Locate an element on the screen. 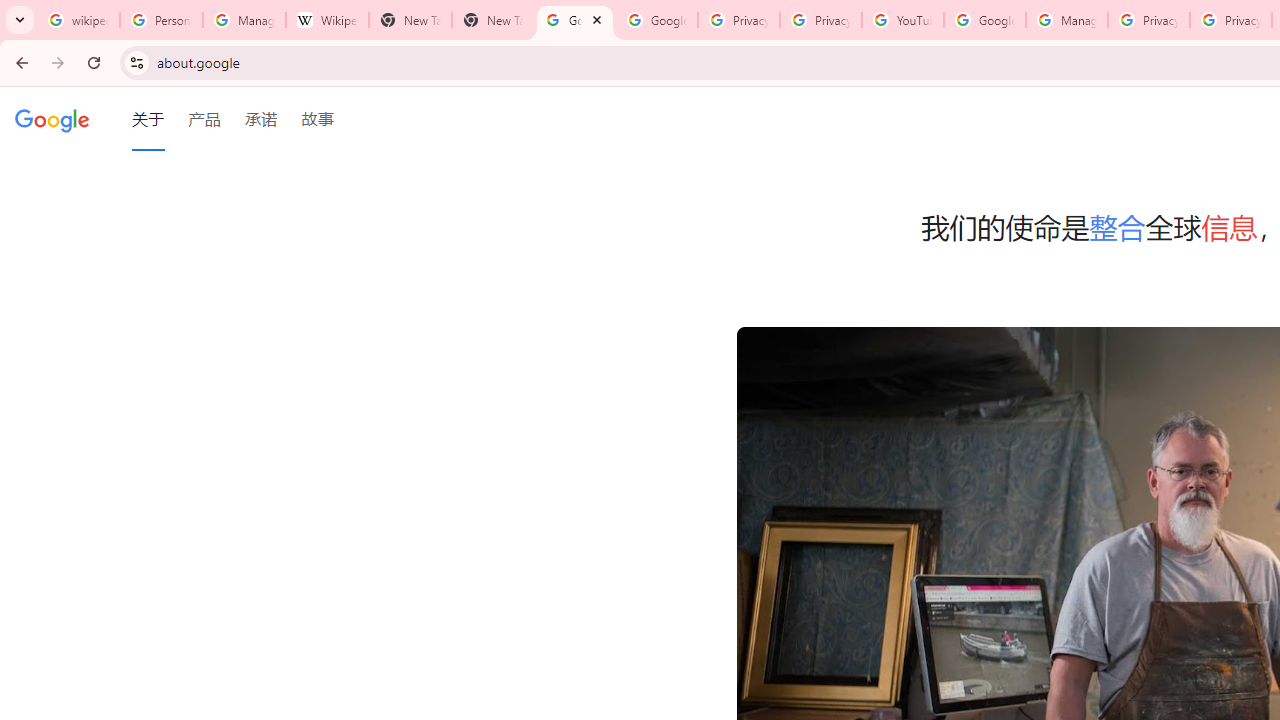  'New Tab' is located at coordinates (492, 20).